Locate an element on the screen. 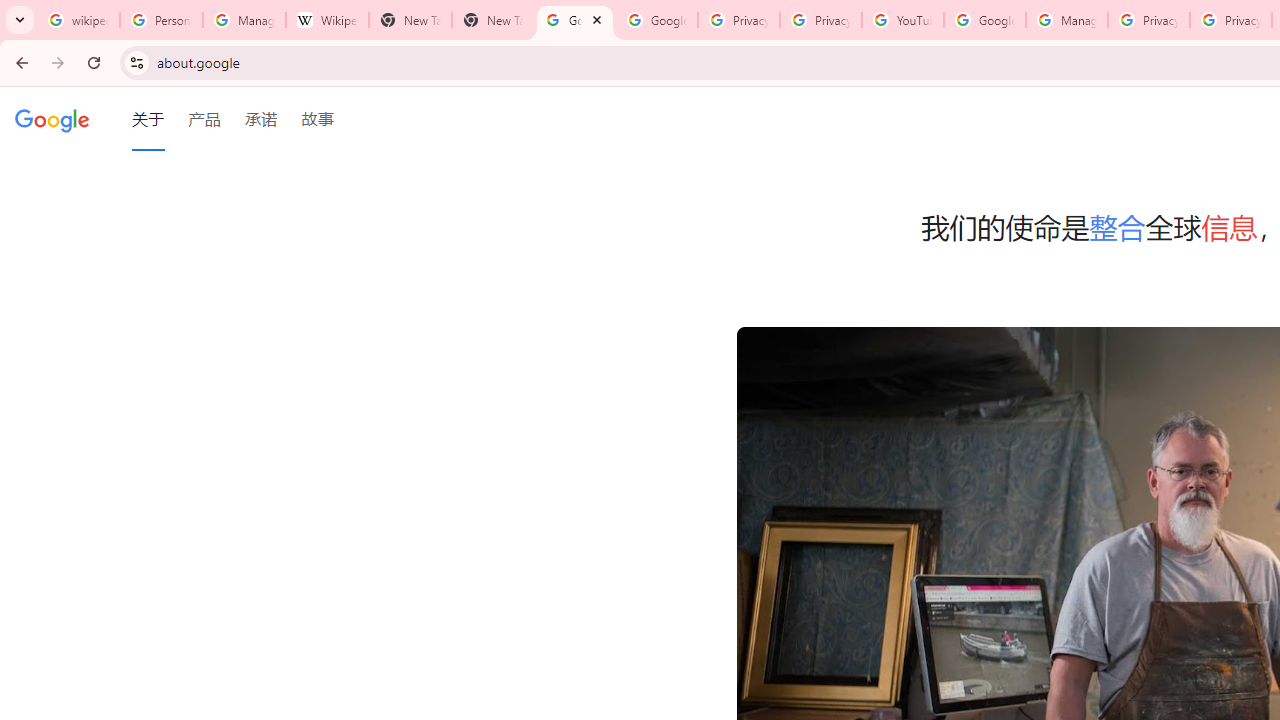  'New Tab' is located at coordinates (492, 20).